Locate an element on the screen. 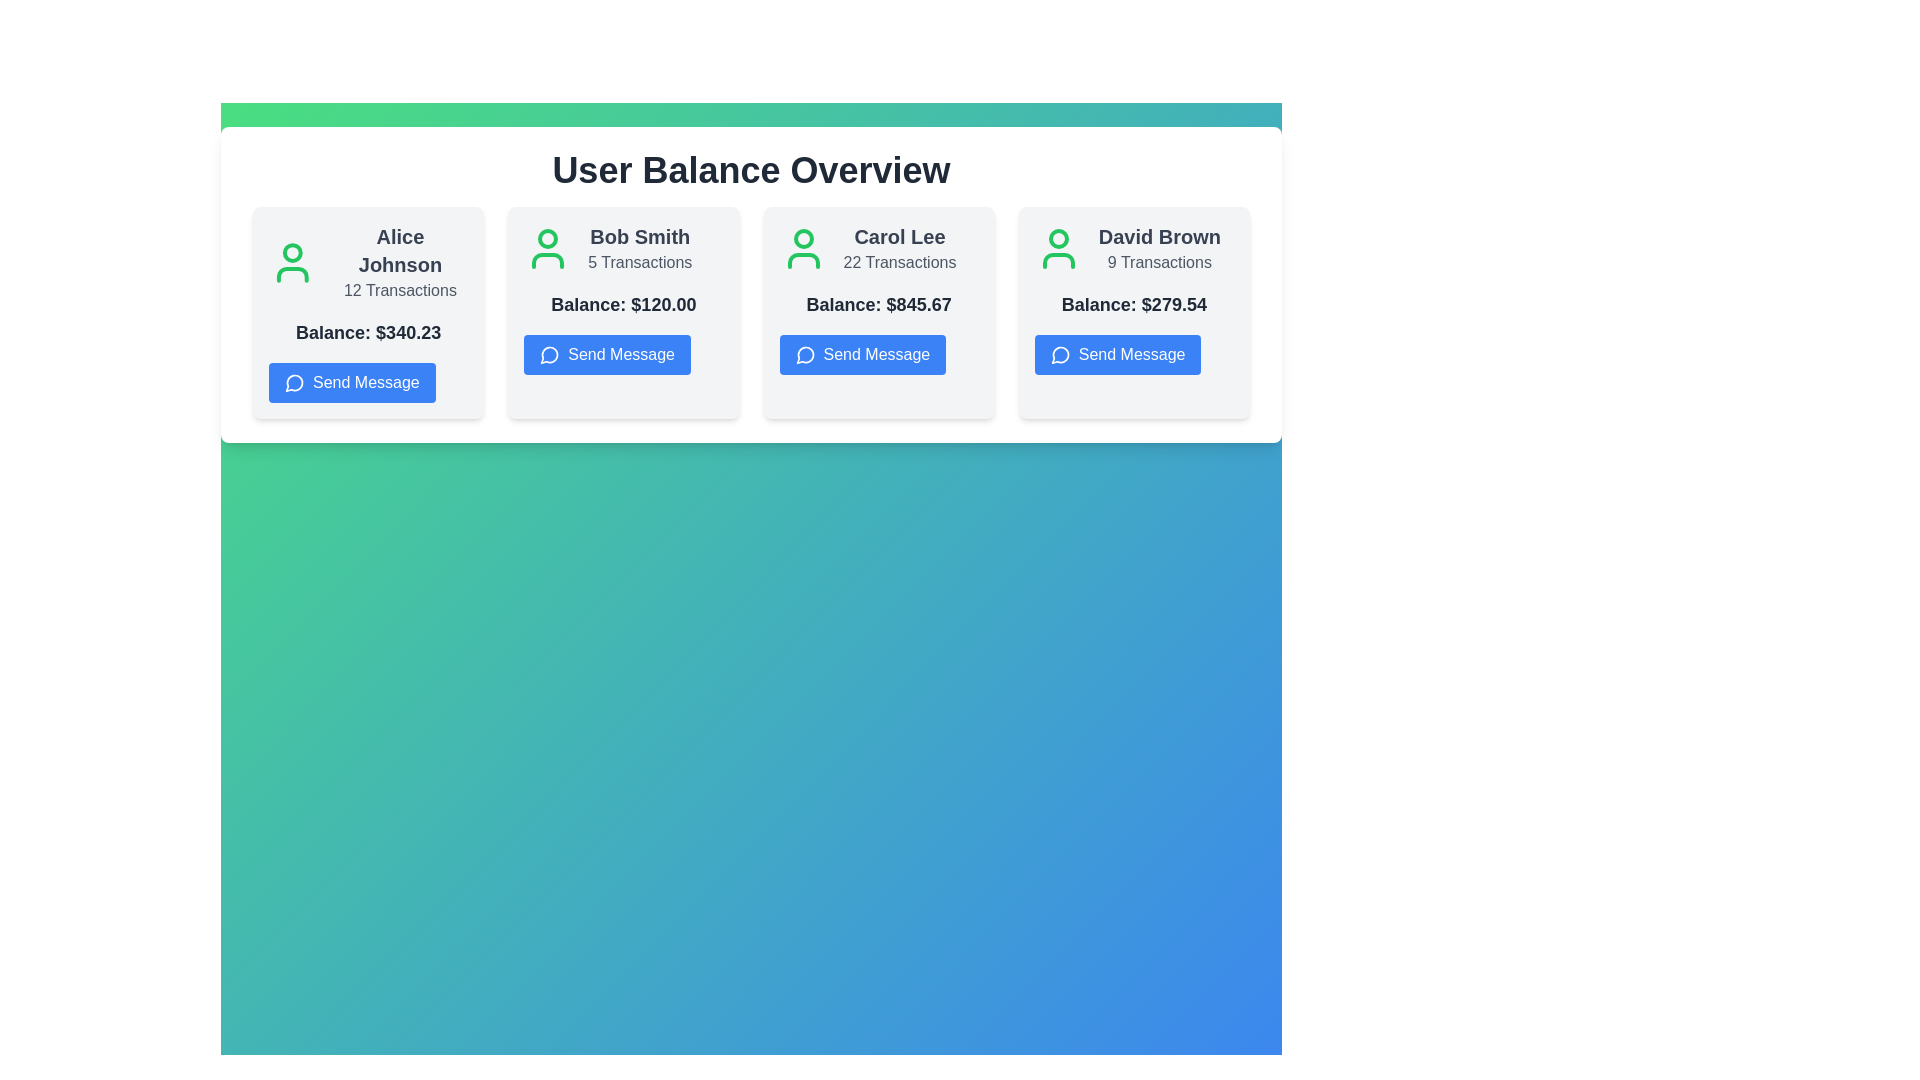  the text label displaying the name 'Carol Lee', which is located in the second user card above the transaction count text and below the green profile icon is located at coordinates (898, 235).